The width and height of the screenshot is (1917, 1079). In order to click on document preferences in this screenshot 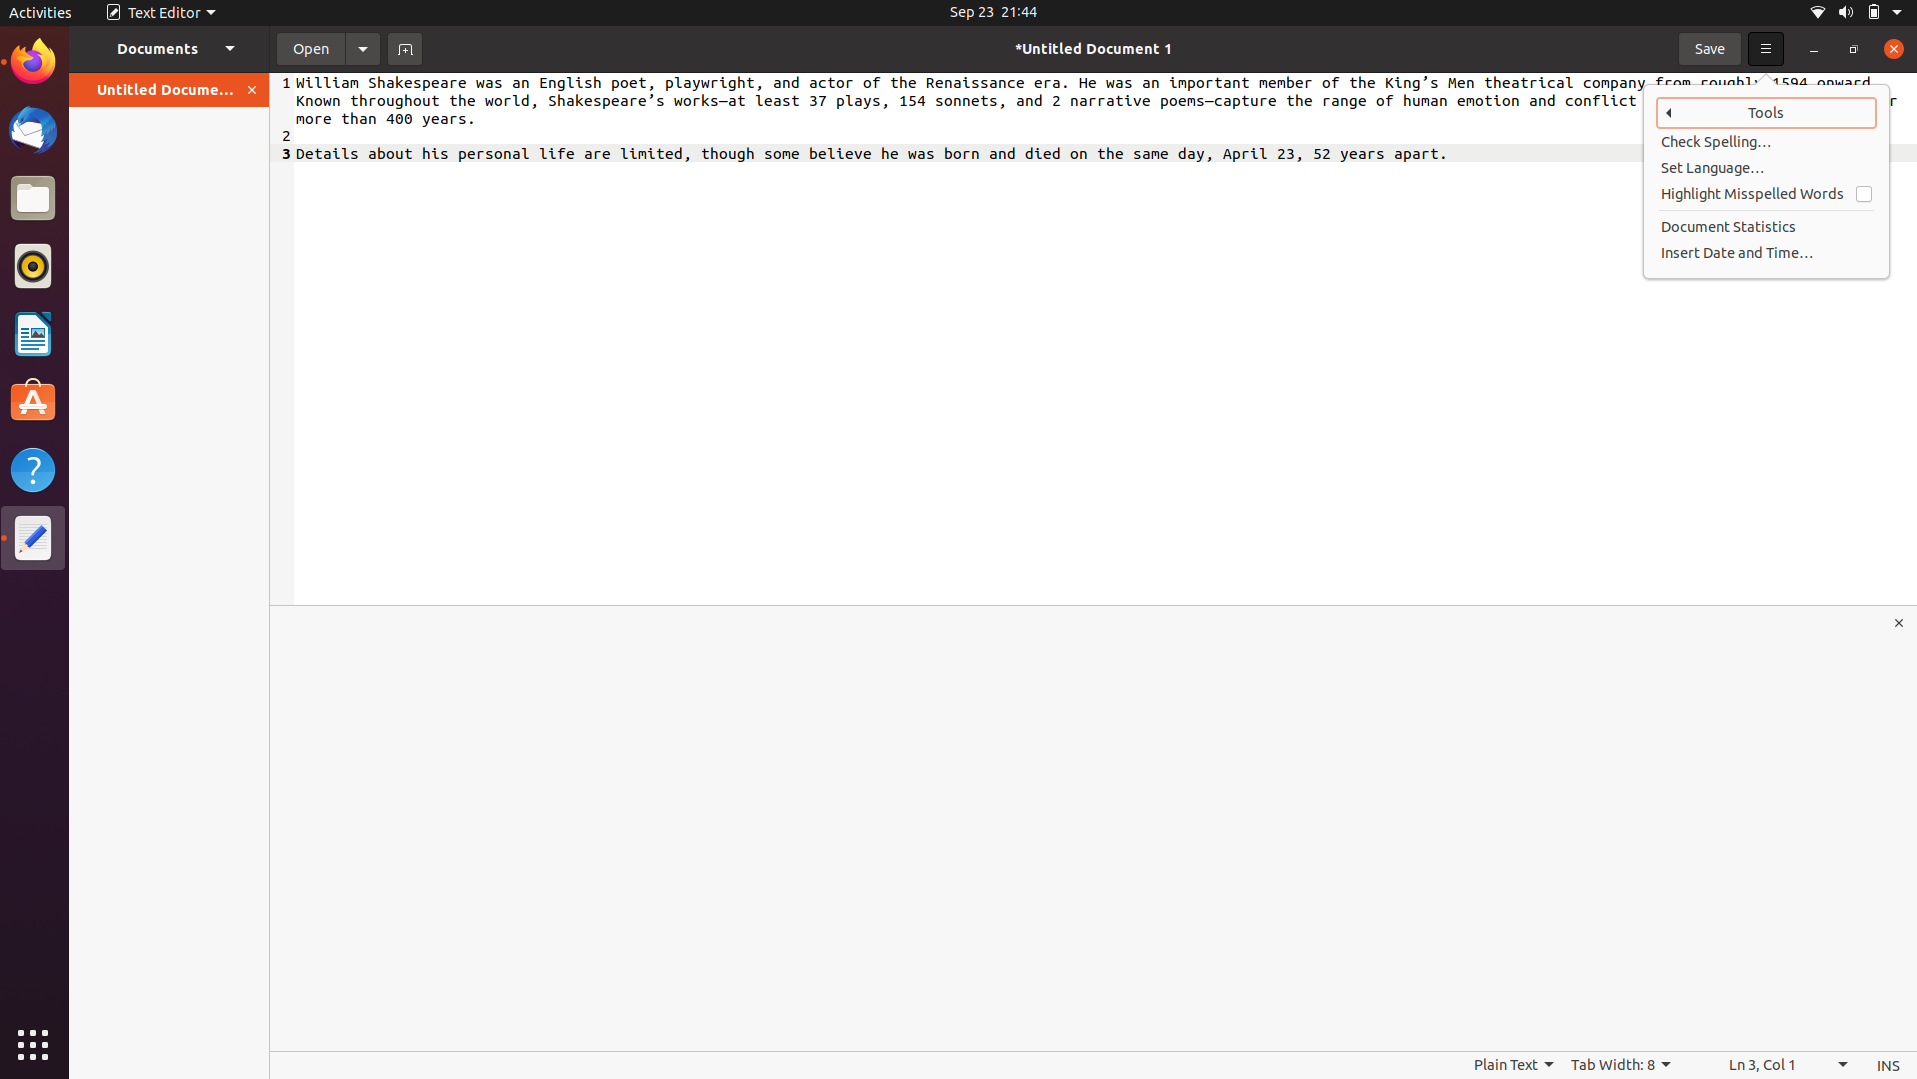, I will do `click(362, 47)`.